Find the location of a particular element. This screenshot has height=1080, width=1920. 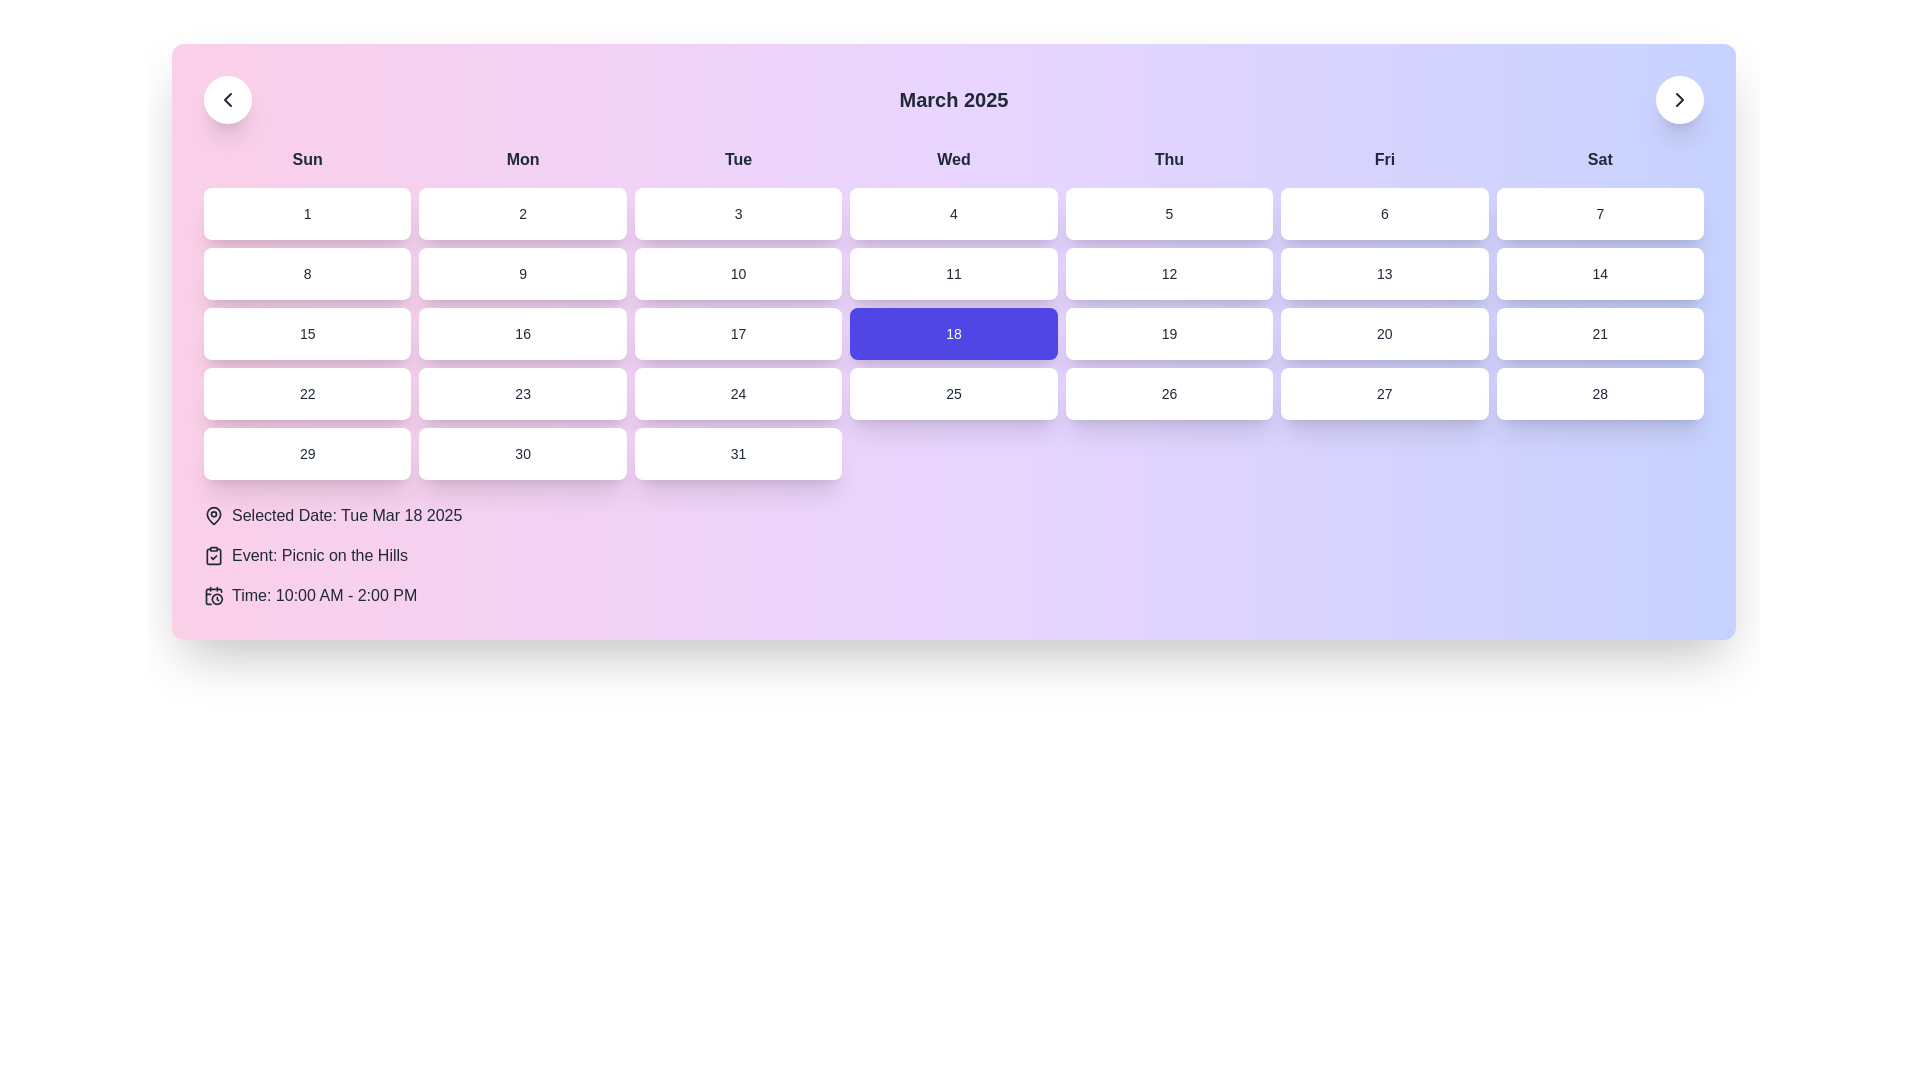

the middle component of the clipboard icon, which is a rectangular element with rounded corners, styled with an outline and no fill, located near the bottom-left section of the interface is located at coordinates (214, 555).